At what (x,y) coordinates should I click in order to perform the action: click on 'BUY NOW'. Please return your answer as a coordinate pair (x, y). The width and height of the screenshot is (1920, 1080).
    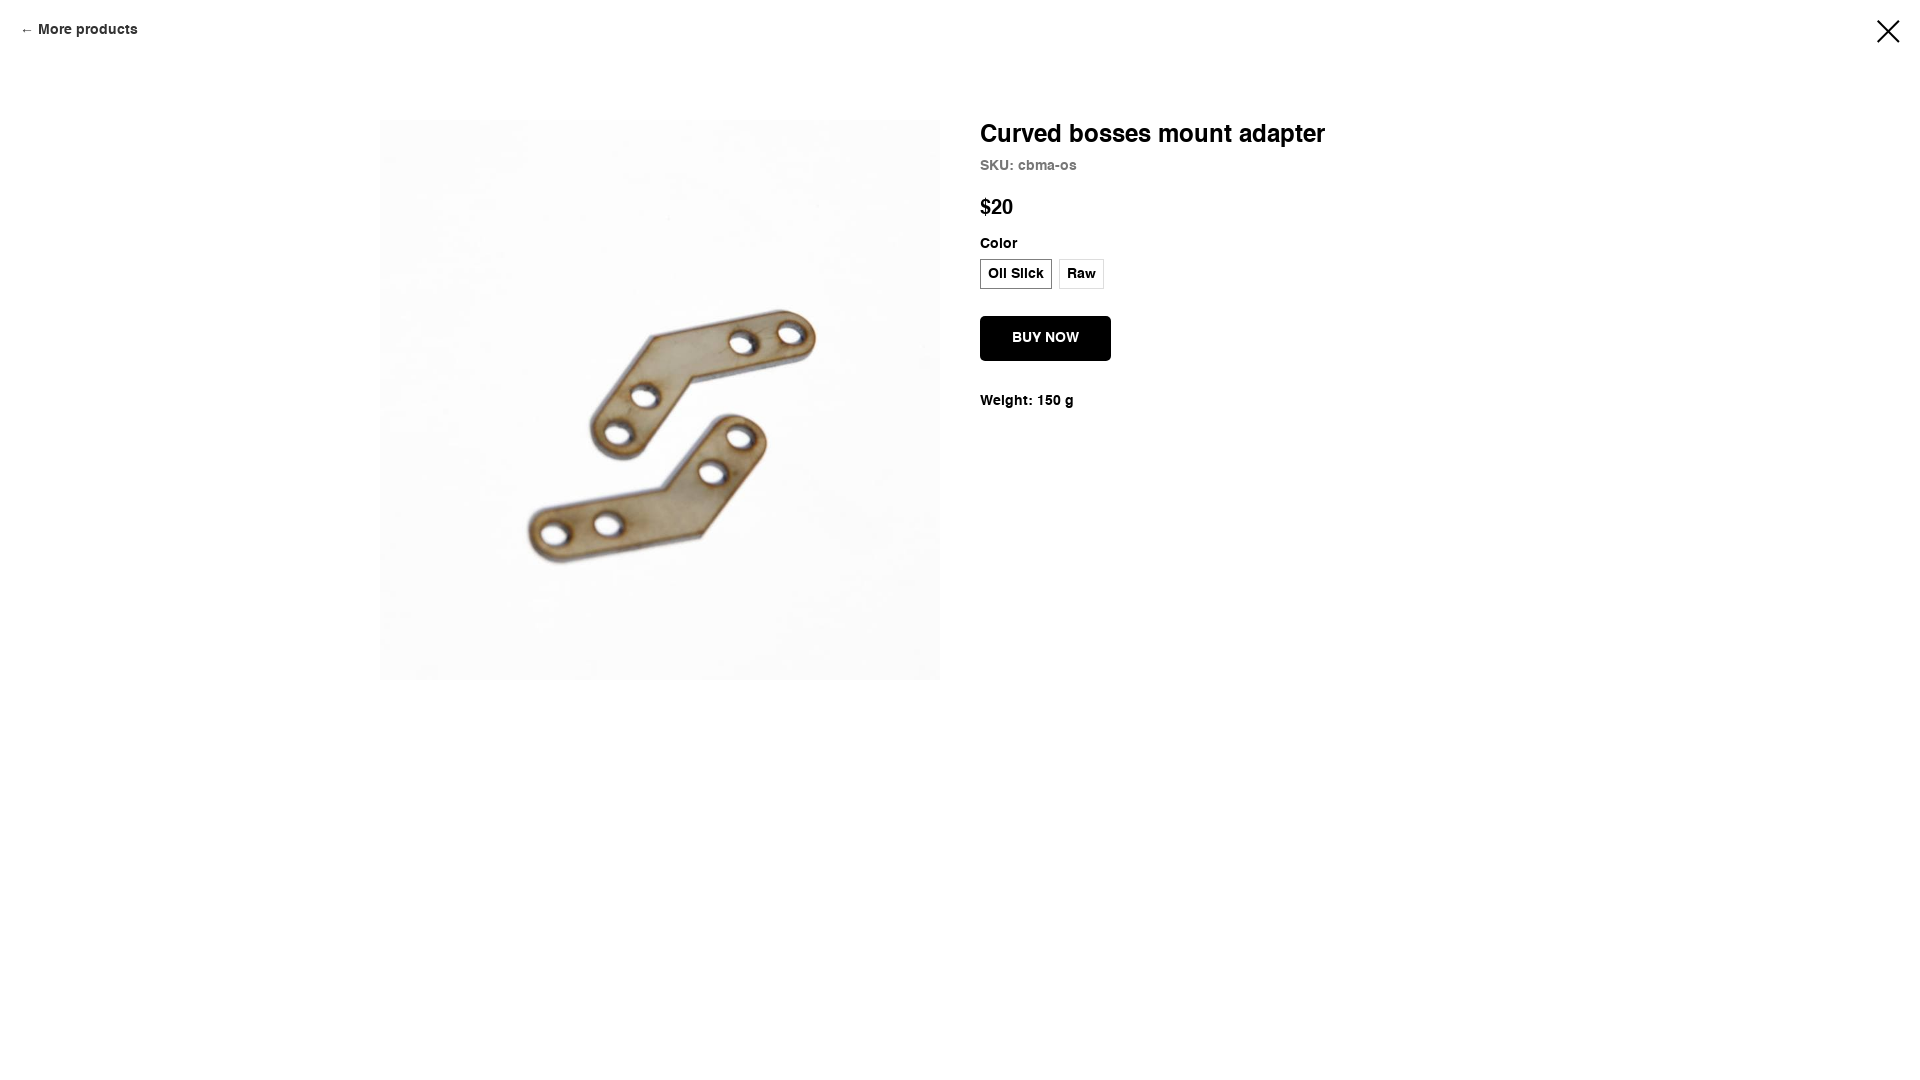
    Looking at the image, I should click on (1044, 337).